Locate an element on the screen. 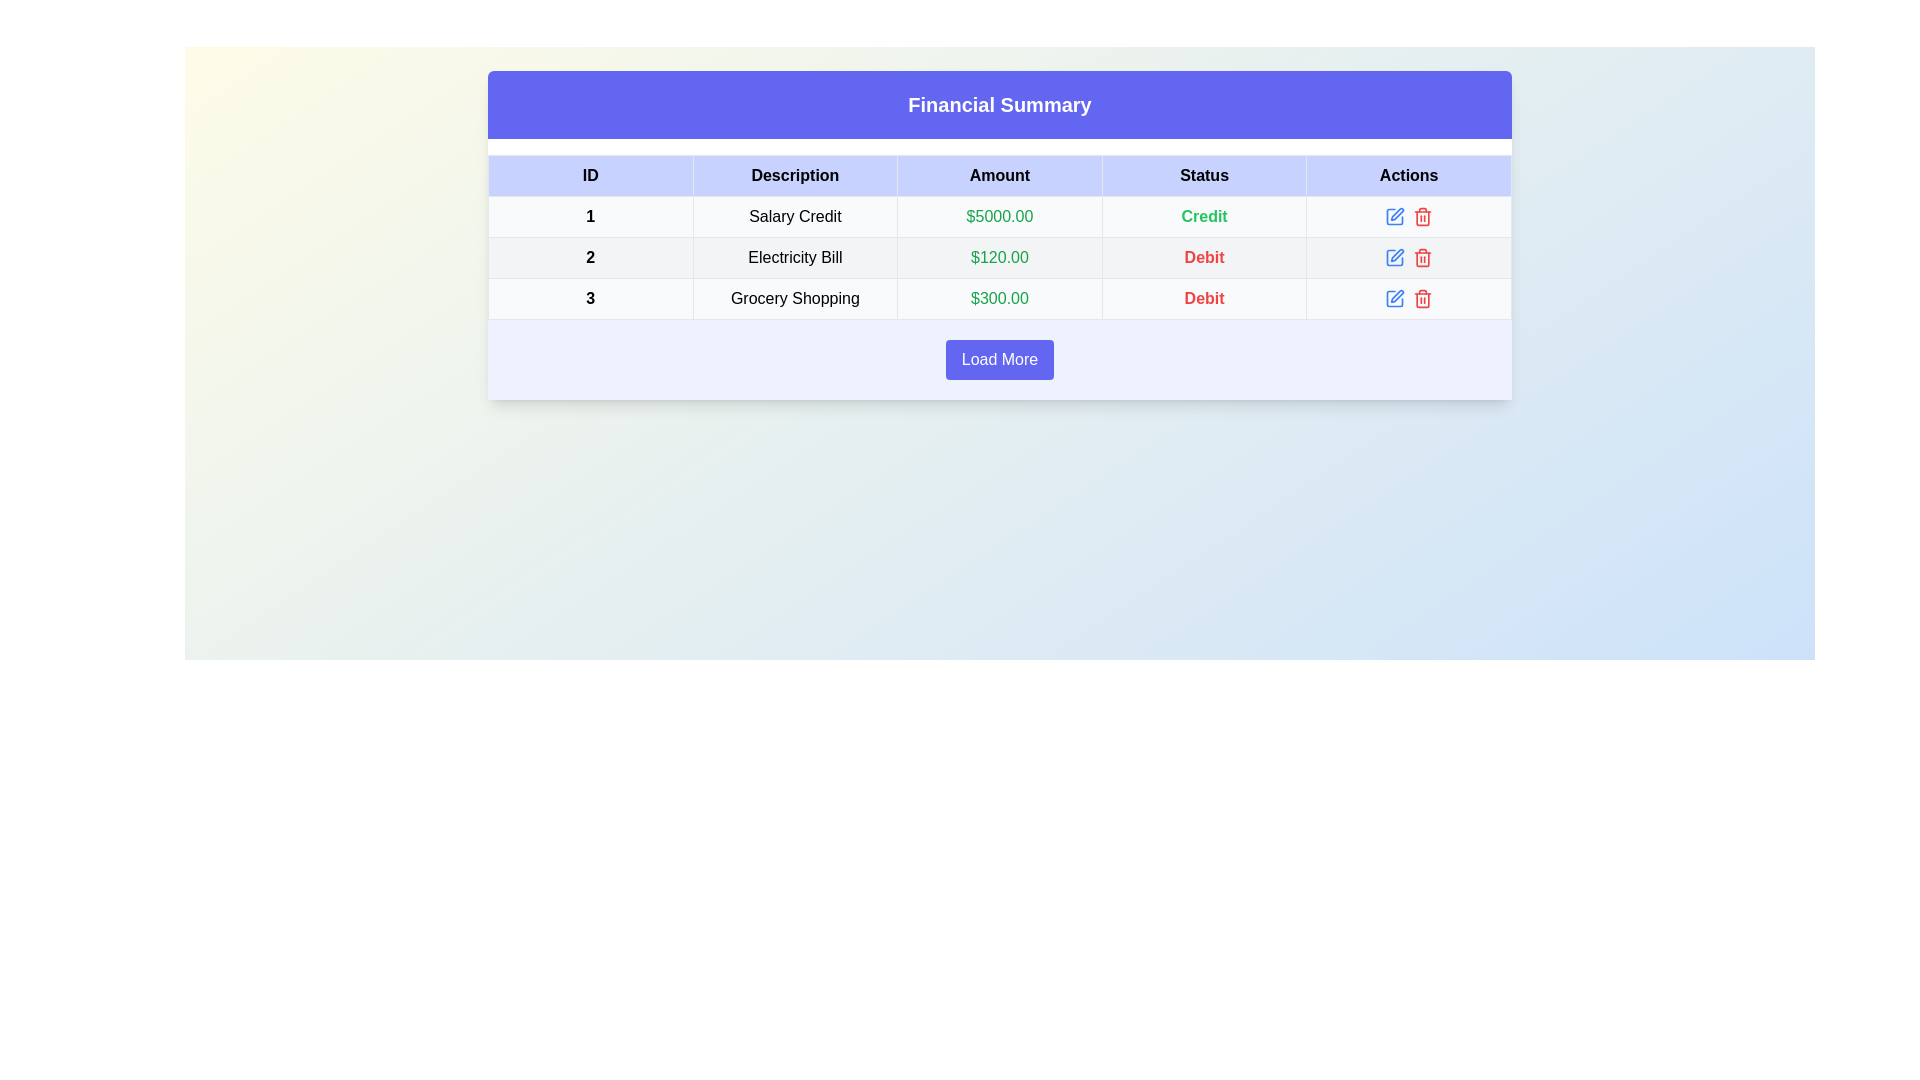  the action icons in the 'Actions' column of the second row of the 'Financial Summary' table is located at coordinates (1408, 257).